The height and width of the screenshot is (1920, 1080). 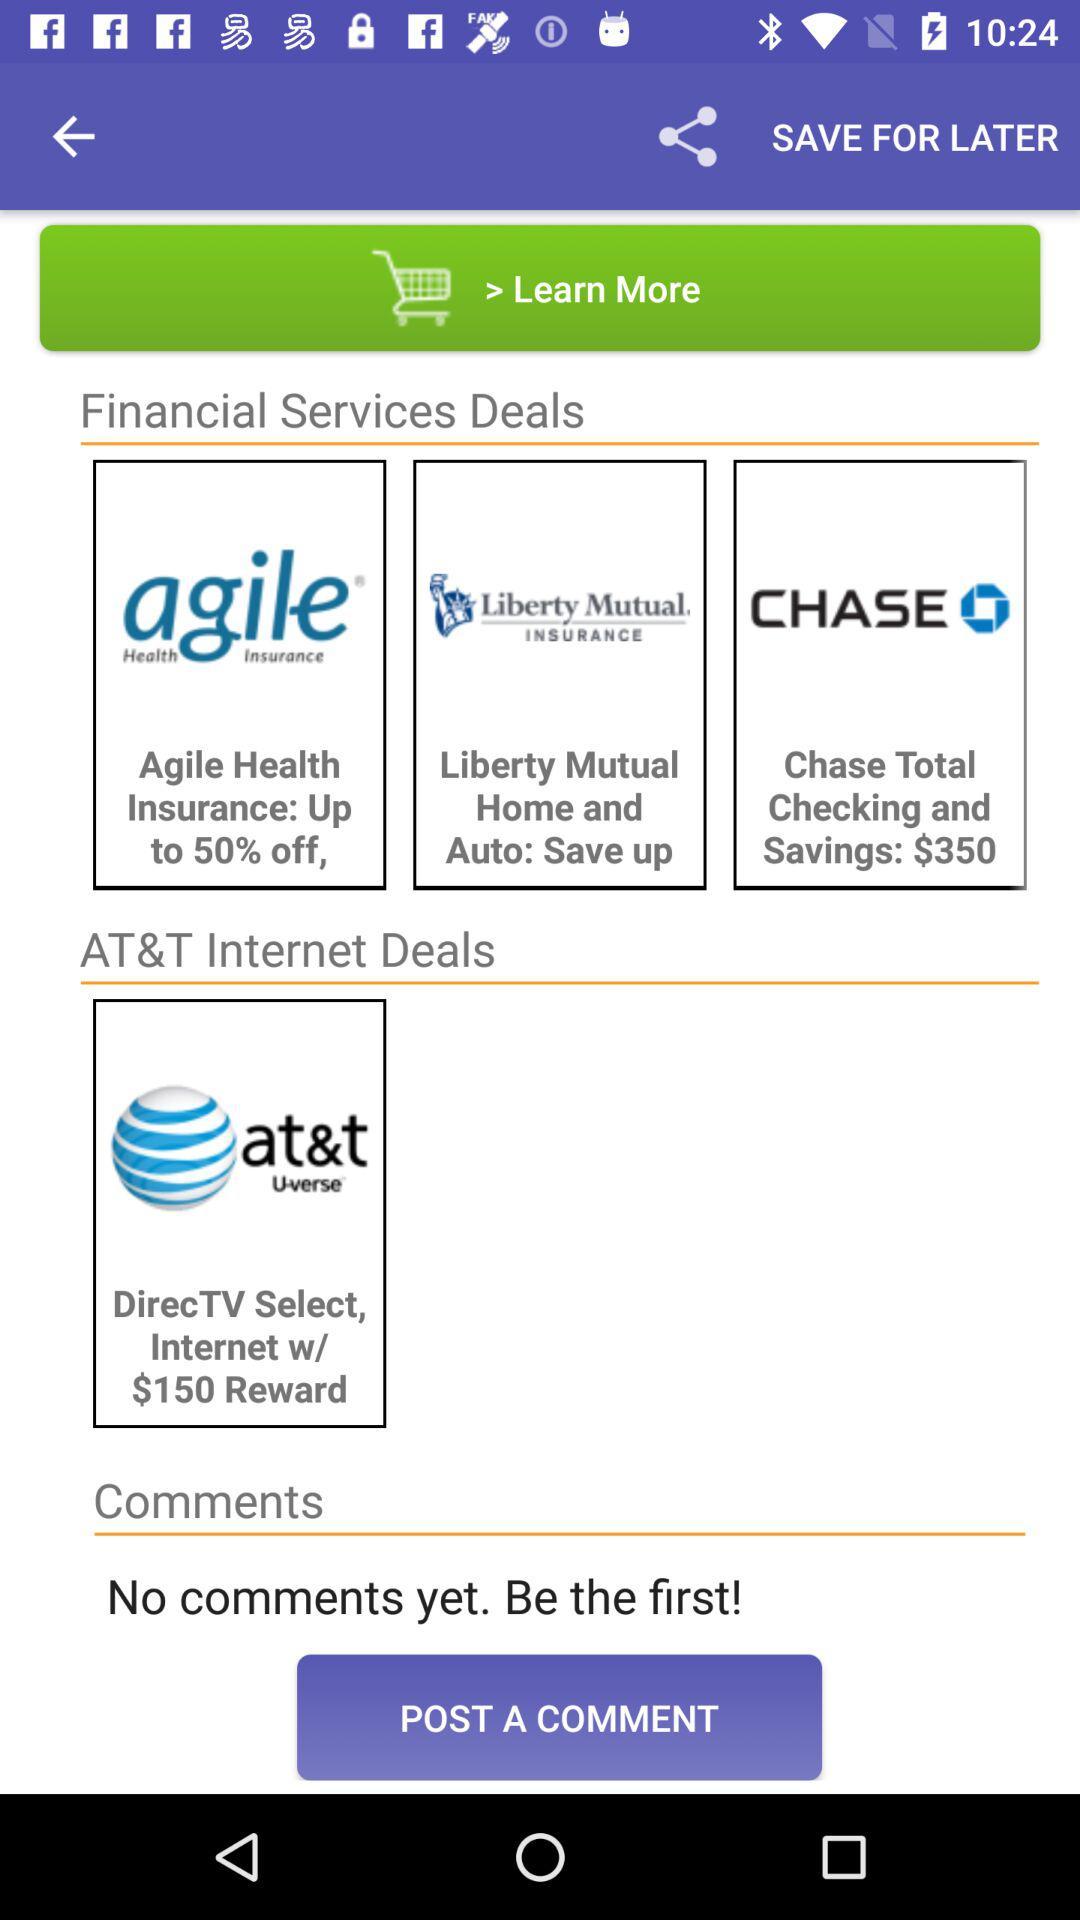 I want to click on the item to the left of save for later icon, so click(x=686, y=135).